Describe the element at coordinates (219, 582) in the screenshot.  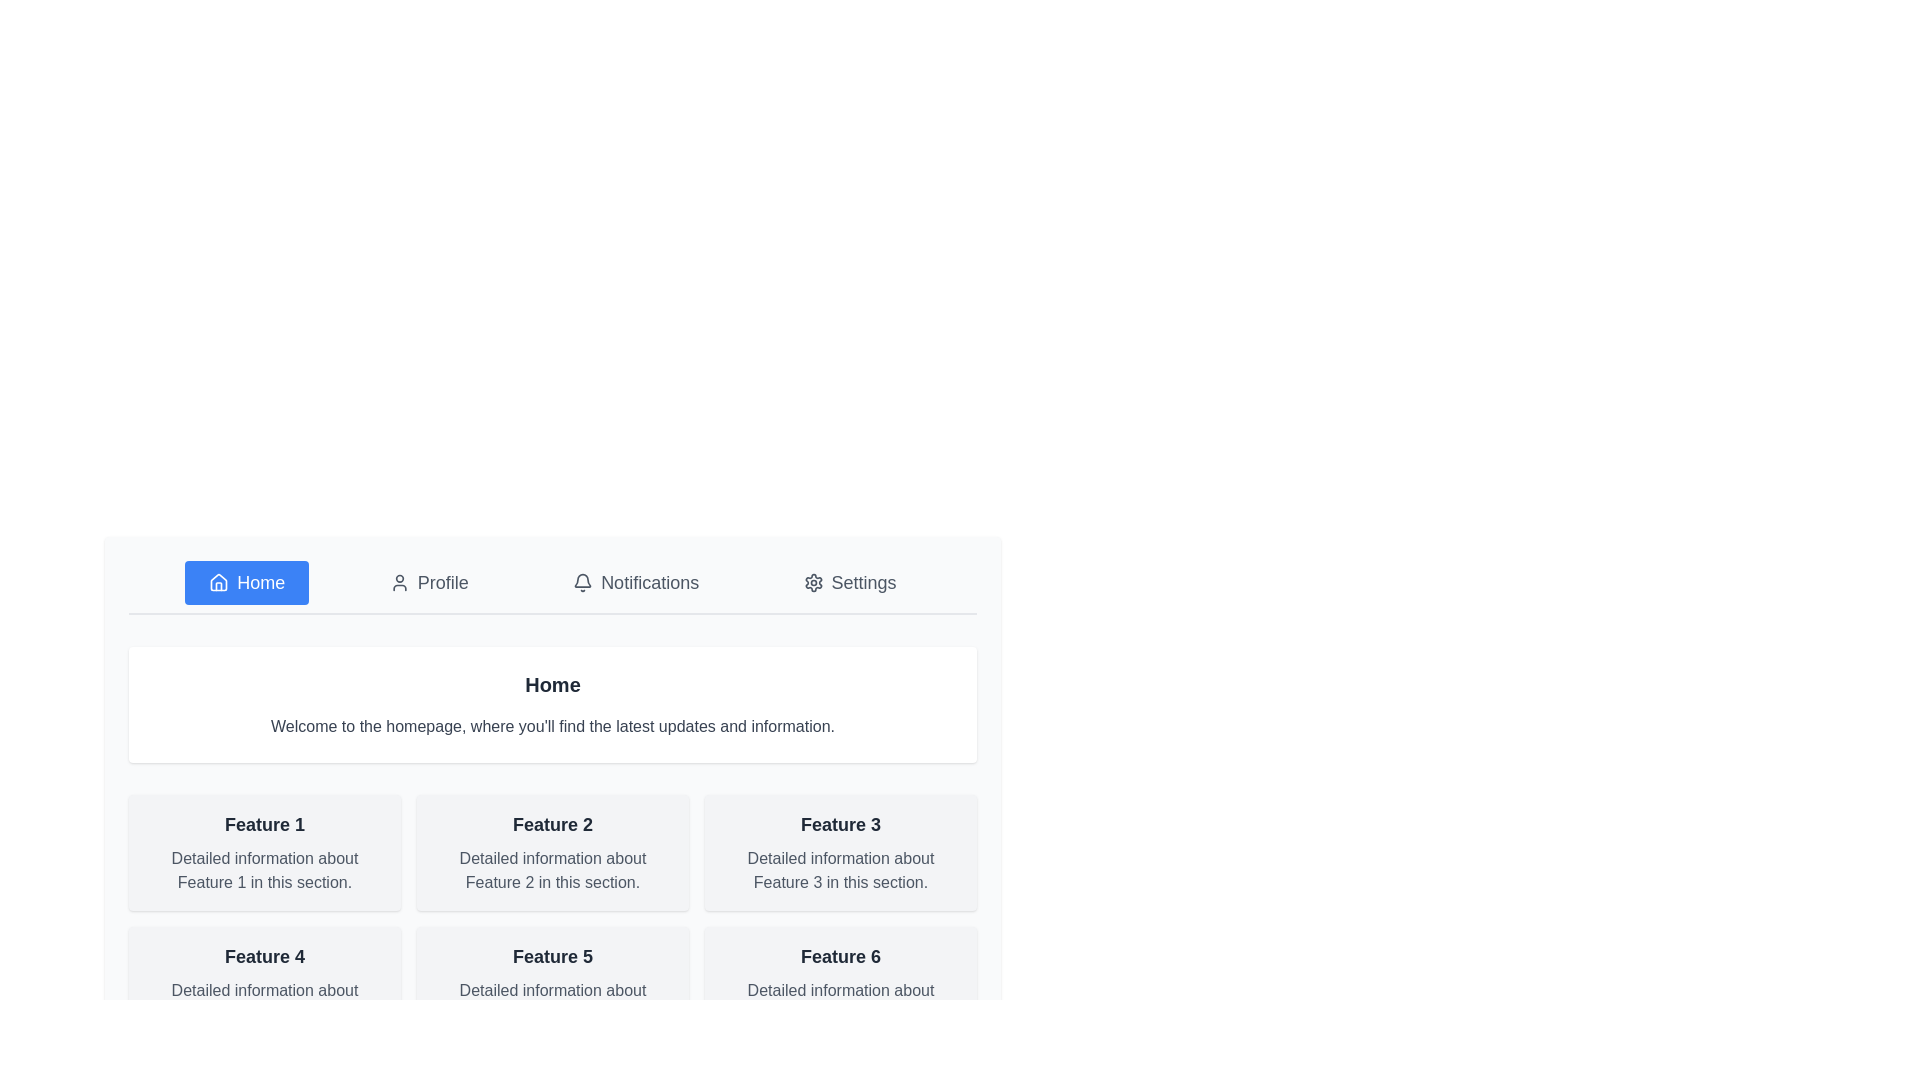
I see `the minimalist house-like icon in the 'Home' button group for interactivity` at that location.